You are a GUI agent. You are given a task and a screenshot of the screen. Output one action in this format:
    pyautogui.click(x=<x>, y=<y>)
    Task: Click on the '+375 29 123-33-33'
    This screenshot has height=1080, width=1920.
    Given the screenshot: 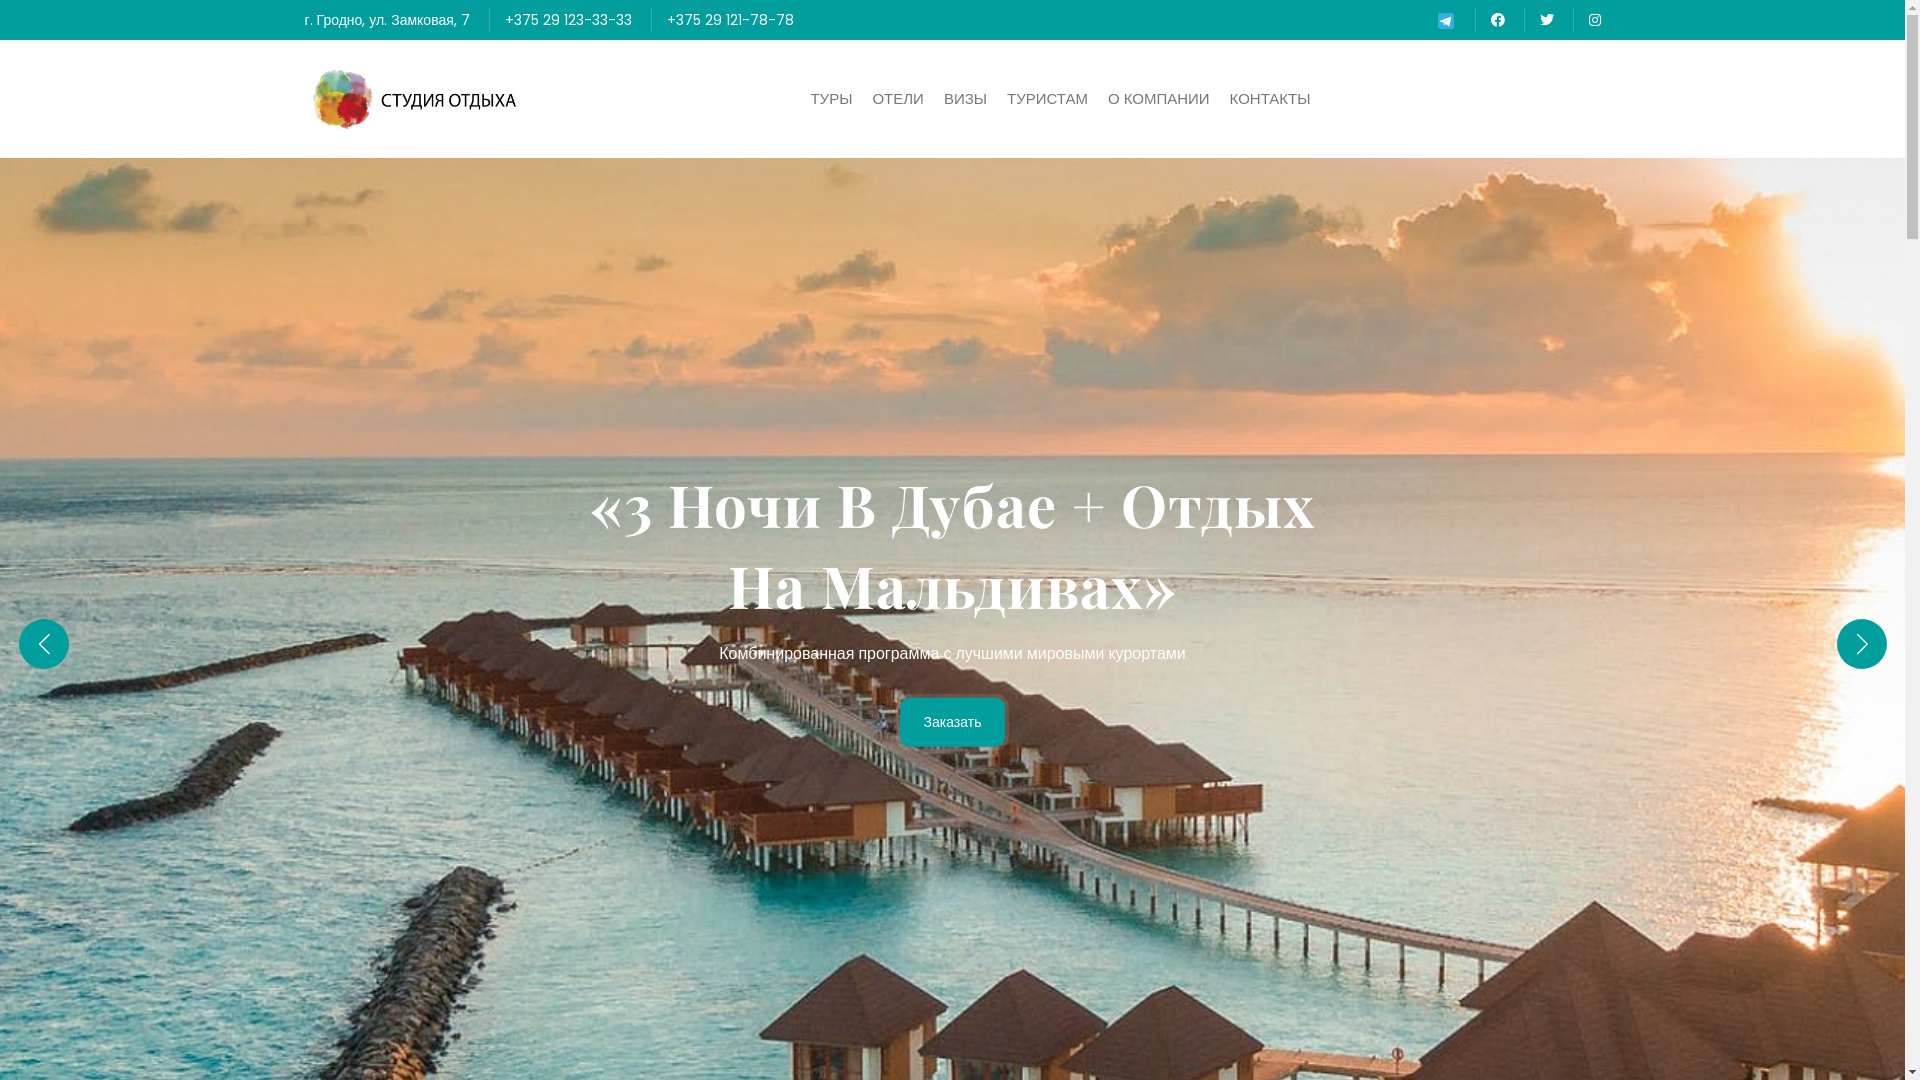 What is the action you would take?
    pyautogui.click(x=504, y=19)
    